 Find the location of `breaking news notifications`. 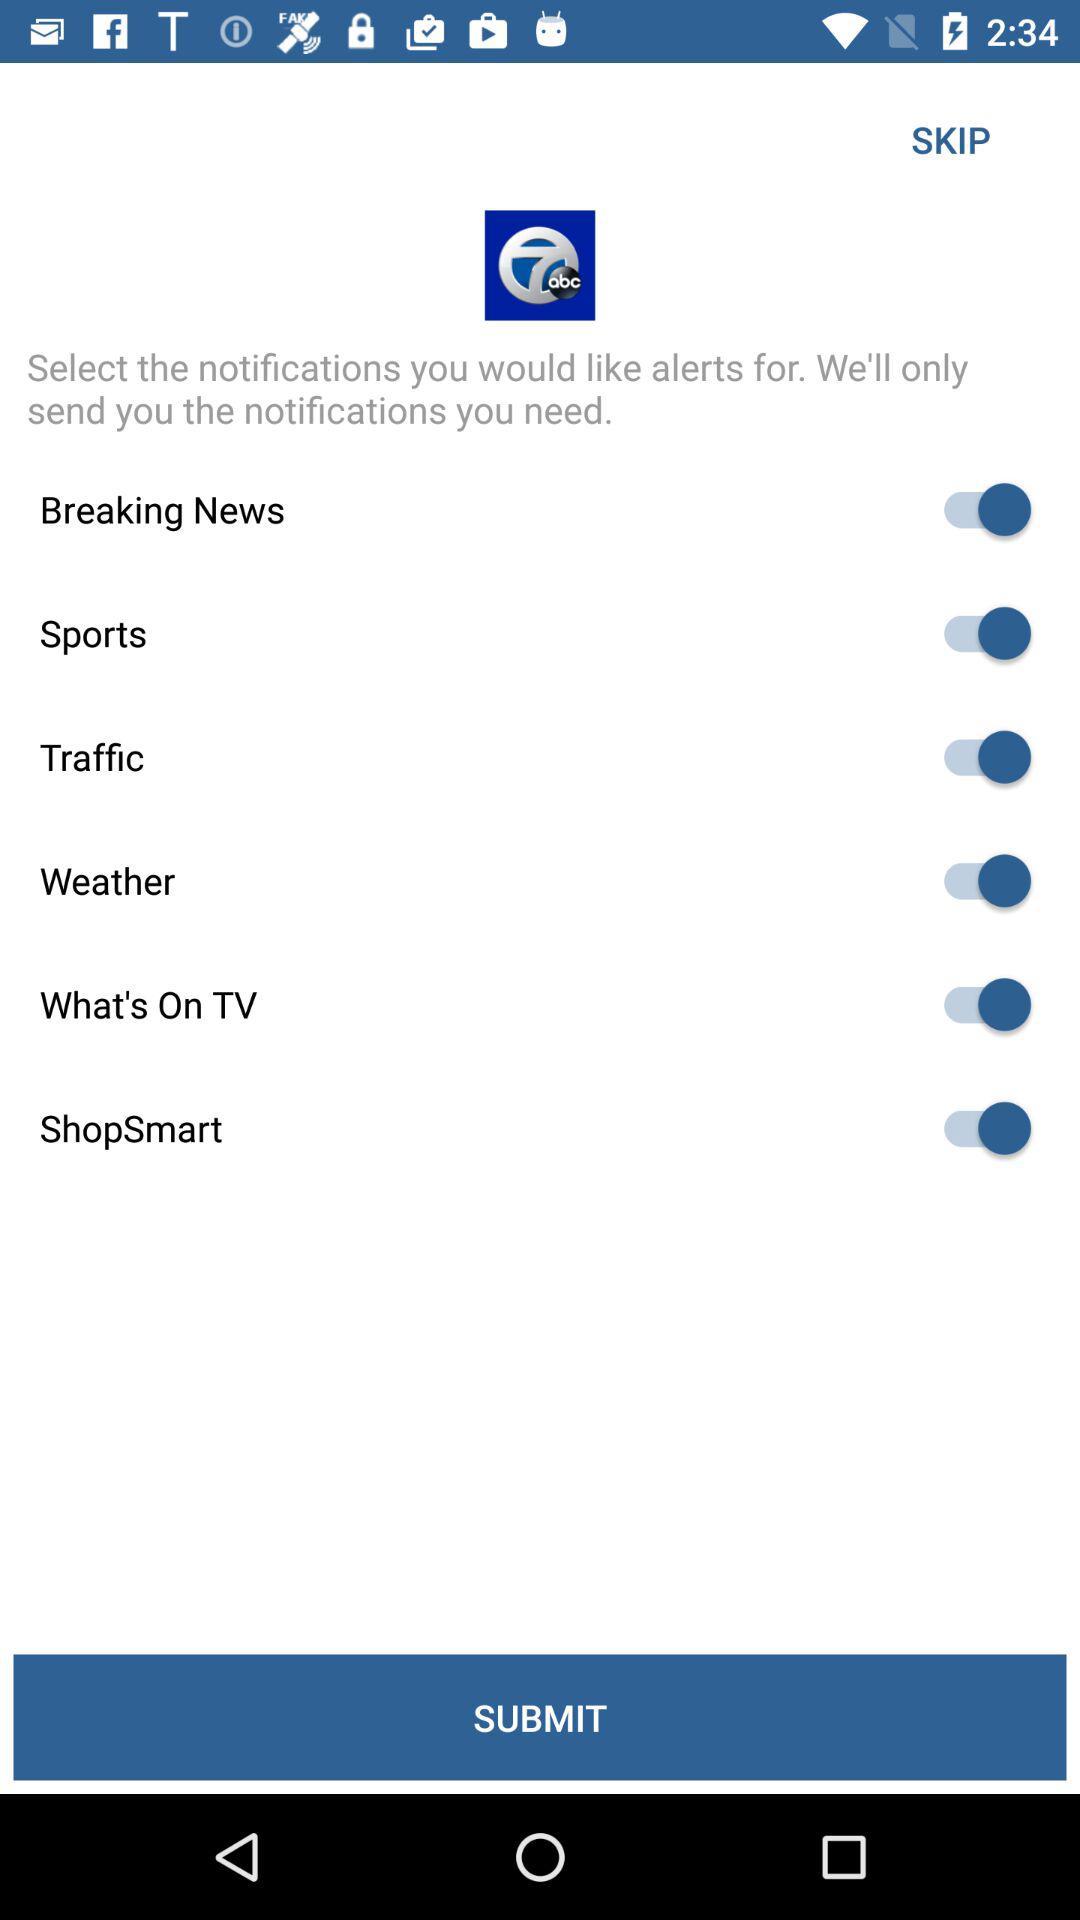

breaking news notifications is located at coordinates (977, 509).